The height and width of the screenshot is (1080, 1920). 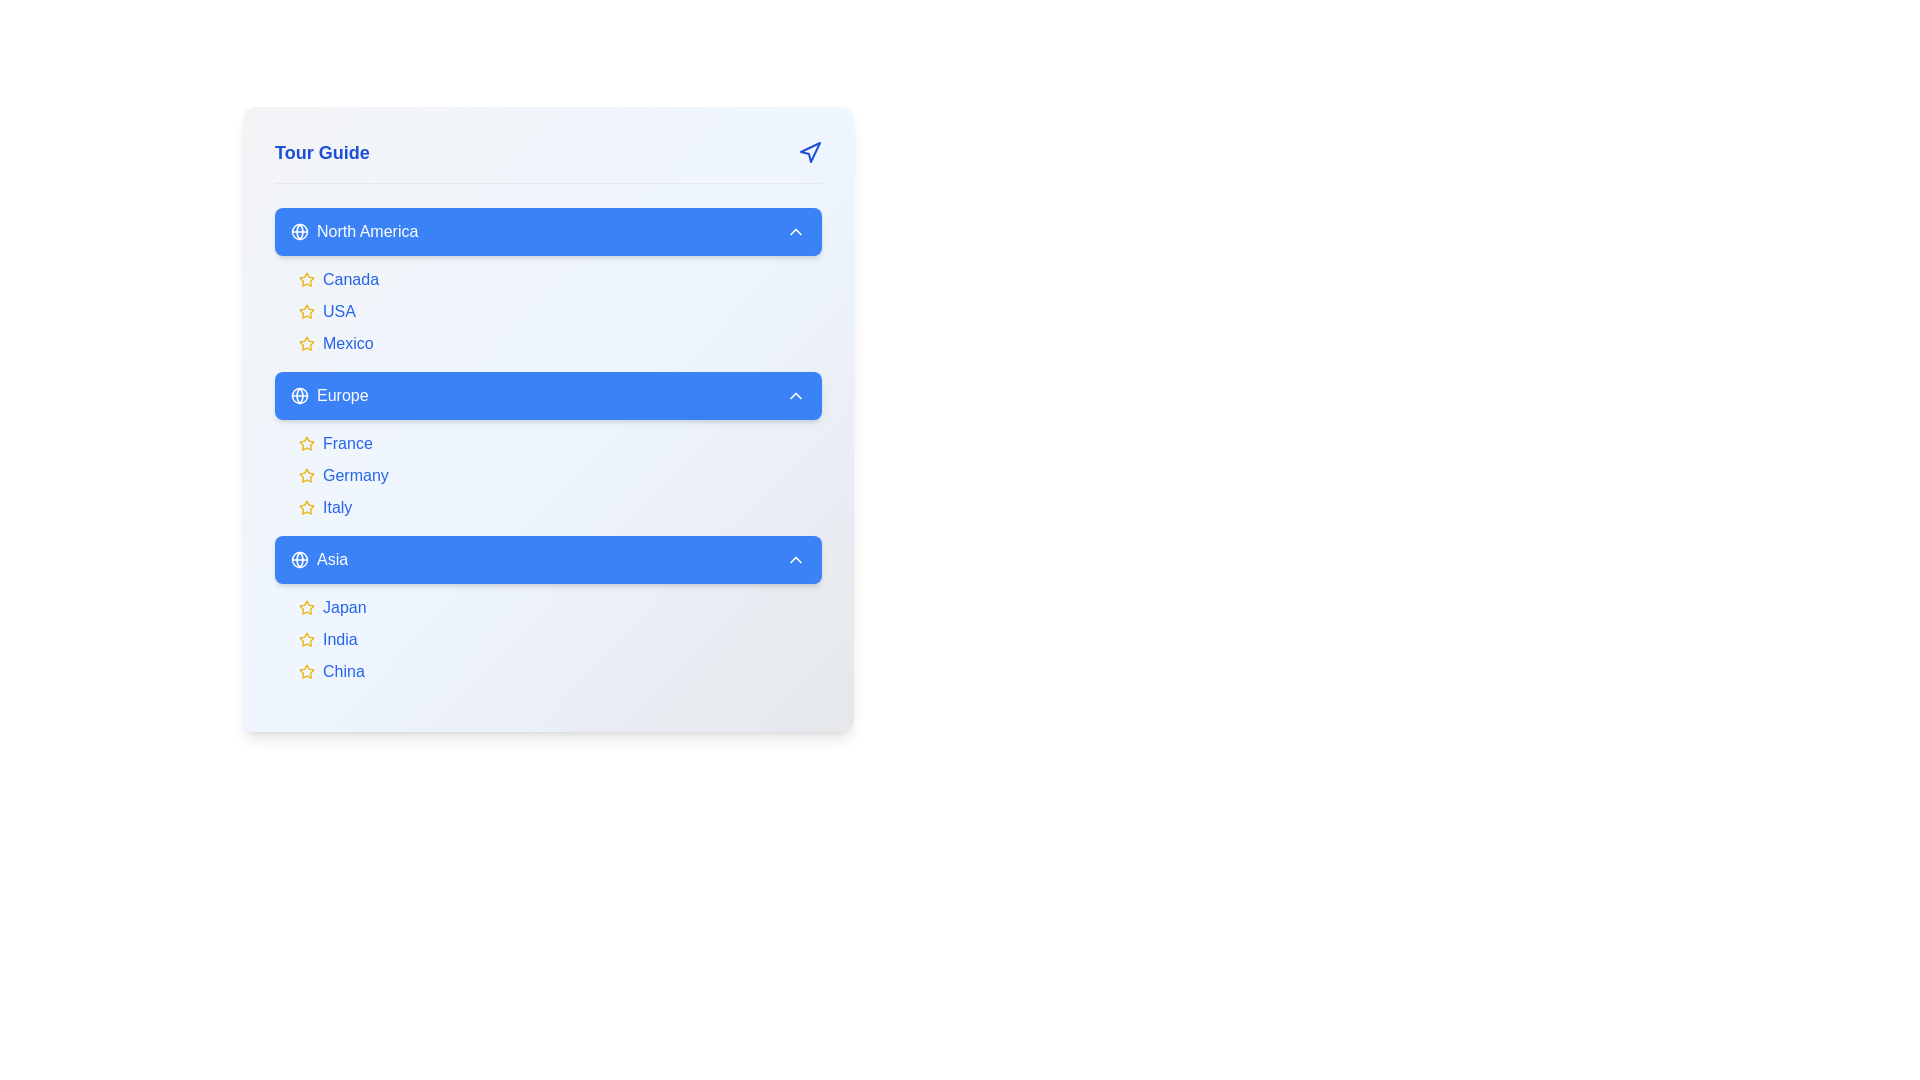 I want to click on the hyperlink labeled 'France' which is styled with an underline appearance when hovered, located under the 'Europe' heading in the list, so click(x=347, y=442).